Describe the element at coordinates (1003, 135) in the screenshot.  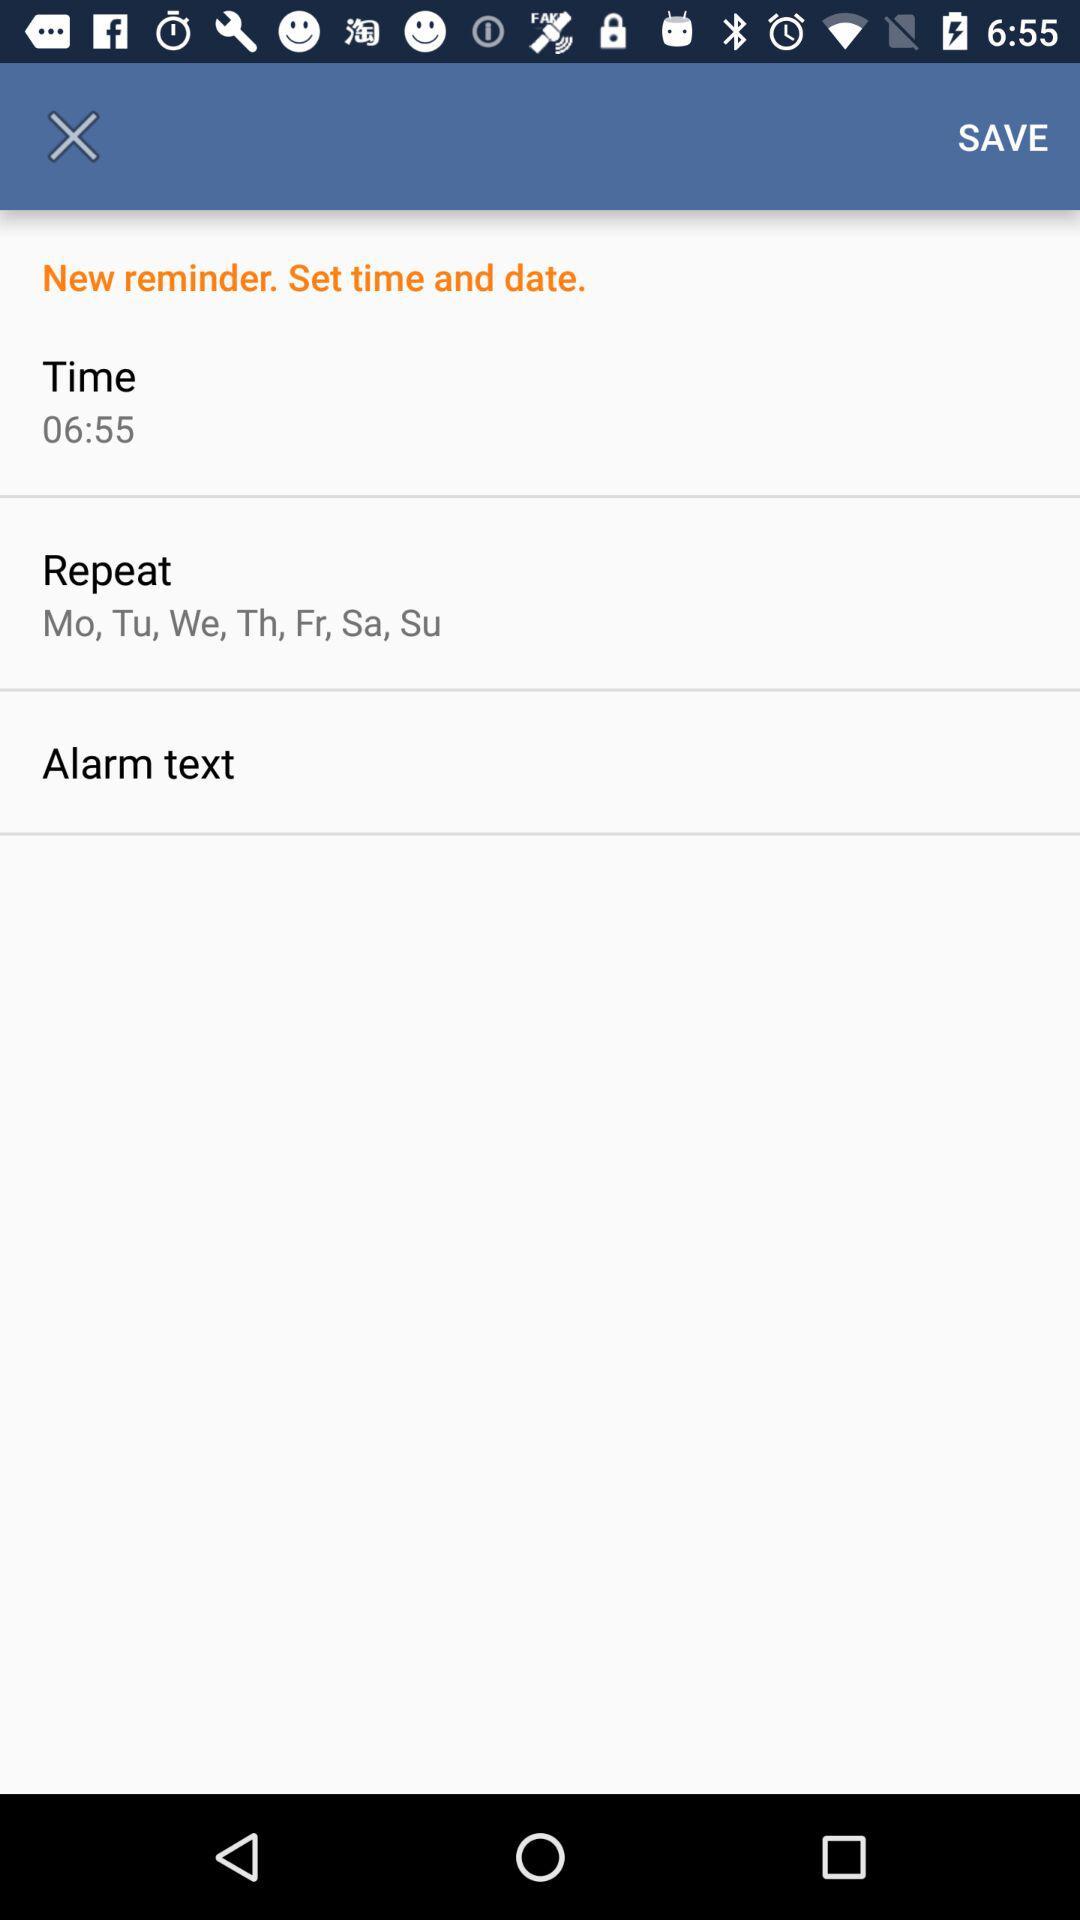
I see `save` at that location.